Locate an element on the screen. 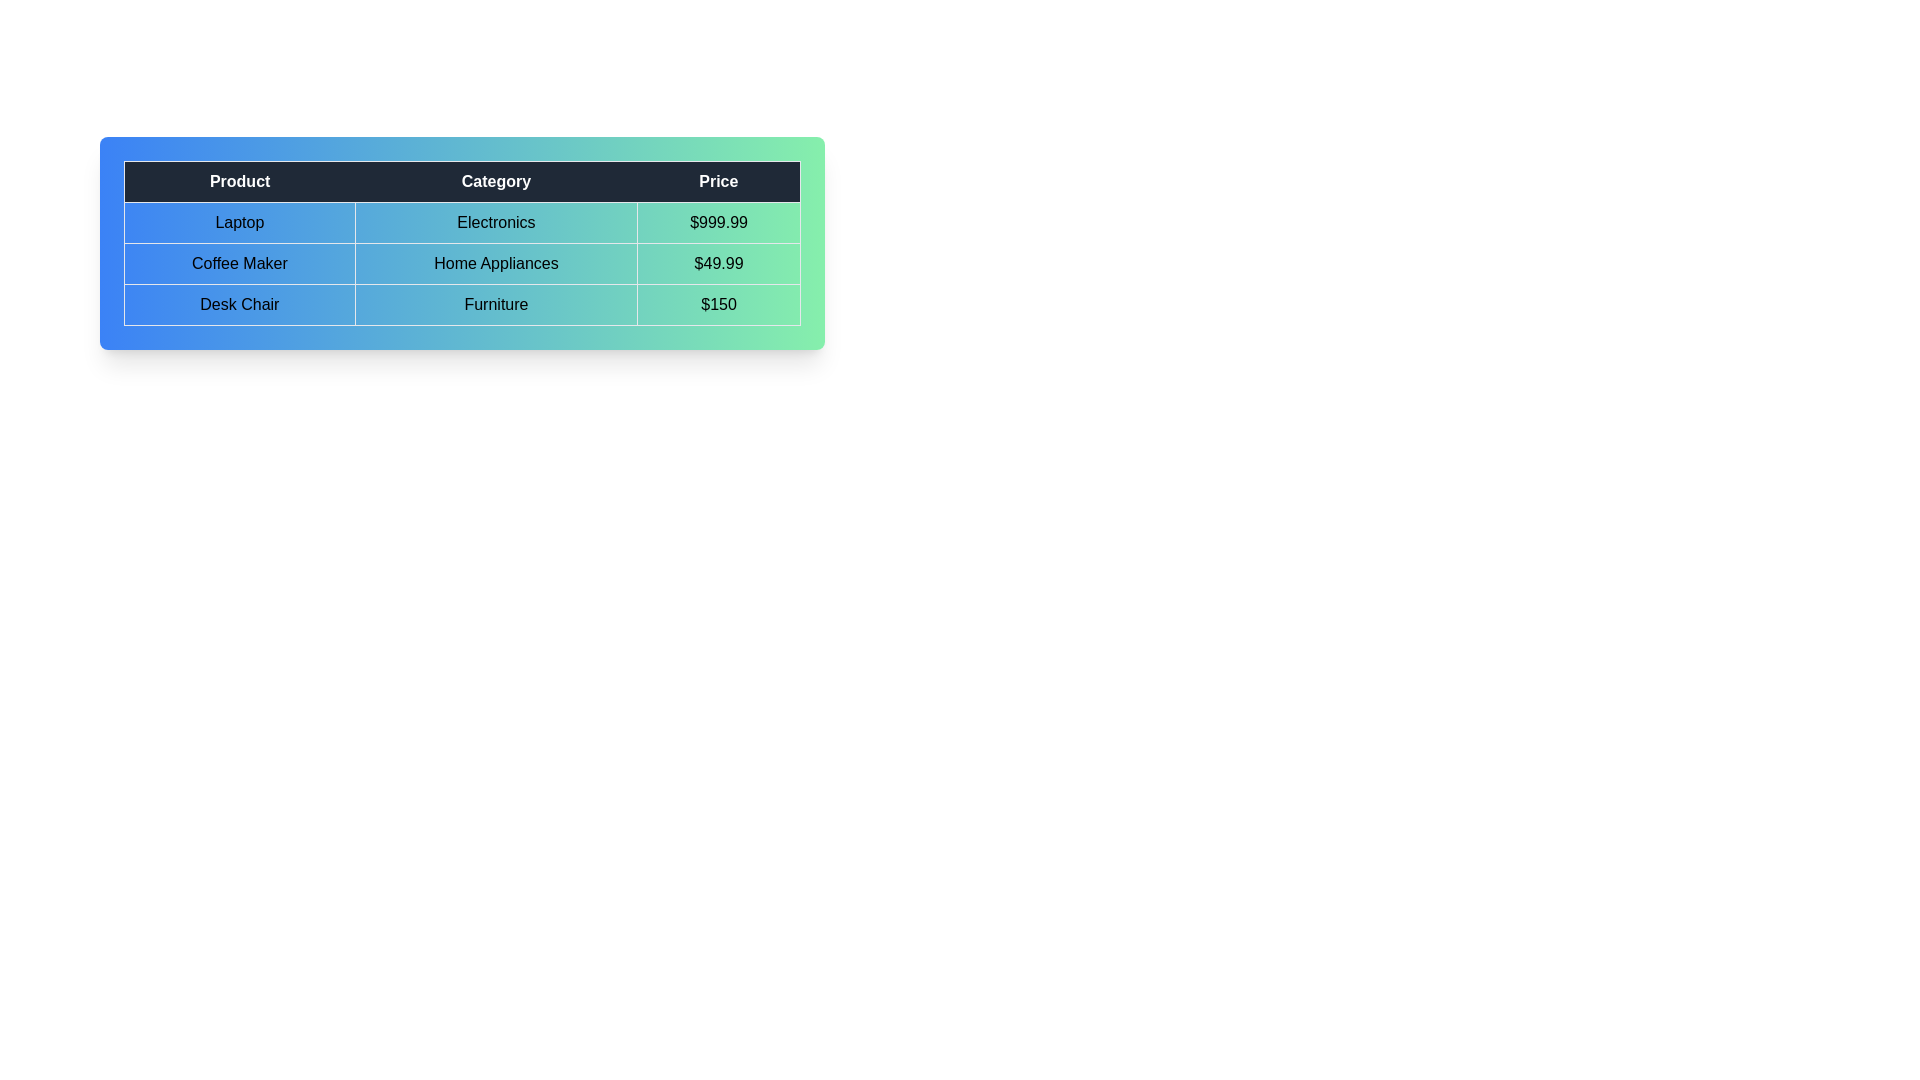 This screenshot has width=1920, height=1080. the central area of the table displaying items, categories, and prices for interaction with individual items is located at coordinates (461, 242).